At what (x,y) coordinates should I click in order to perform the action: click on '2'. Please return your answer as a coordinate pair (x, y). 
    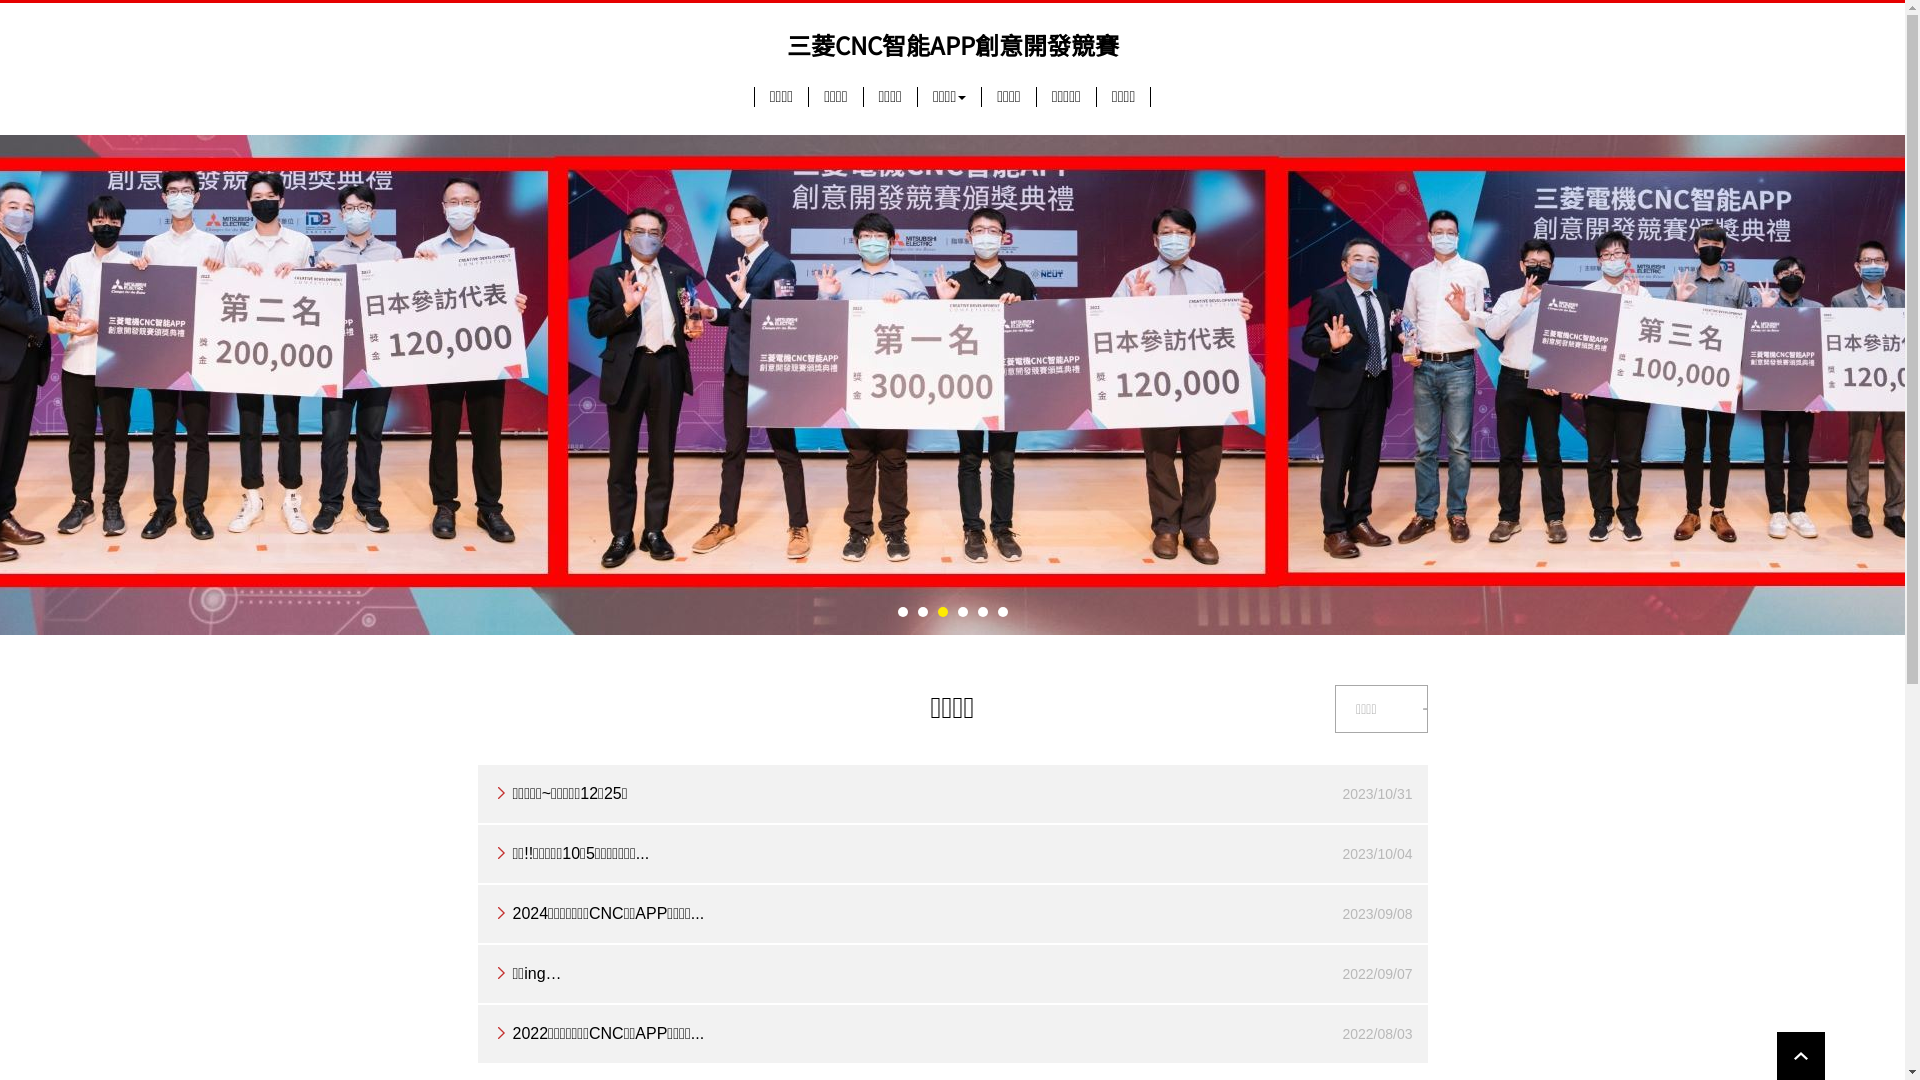
    Looking at the image, I should click on (921, 609).